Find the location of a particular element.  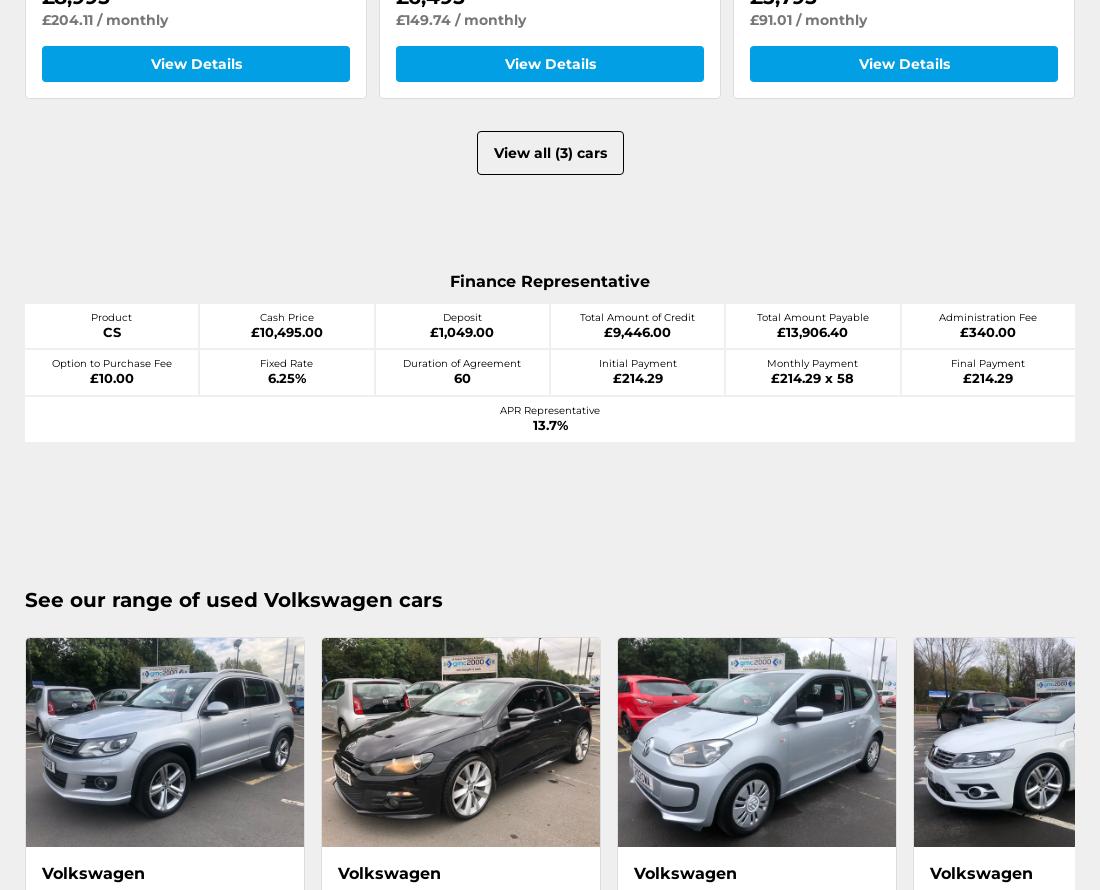

'Administration Fee' is located at coordinates (987, 316).